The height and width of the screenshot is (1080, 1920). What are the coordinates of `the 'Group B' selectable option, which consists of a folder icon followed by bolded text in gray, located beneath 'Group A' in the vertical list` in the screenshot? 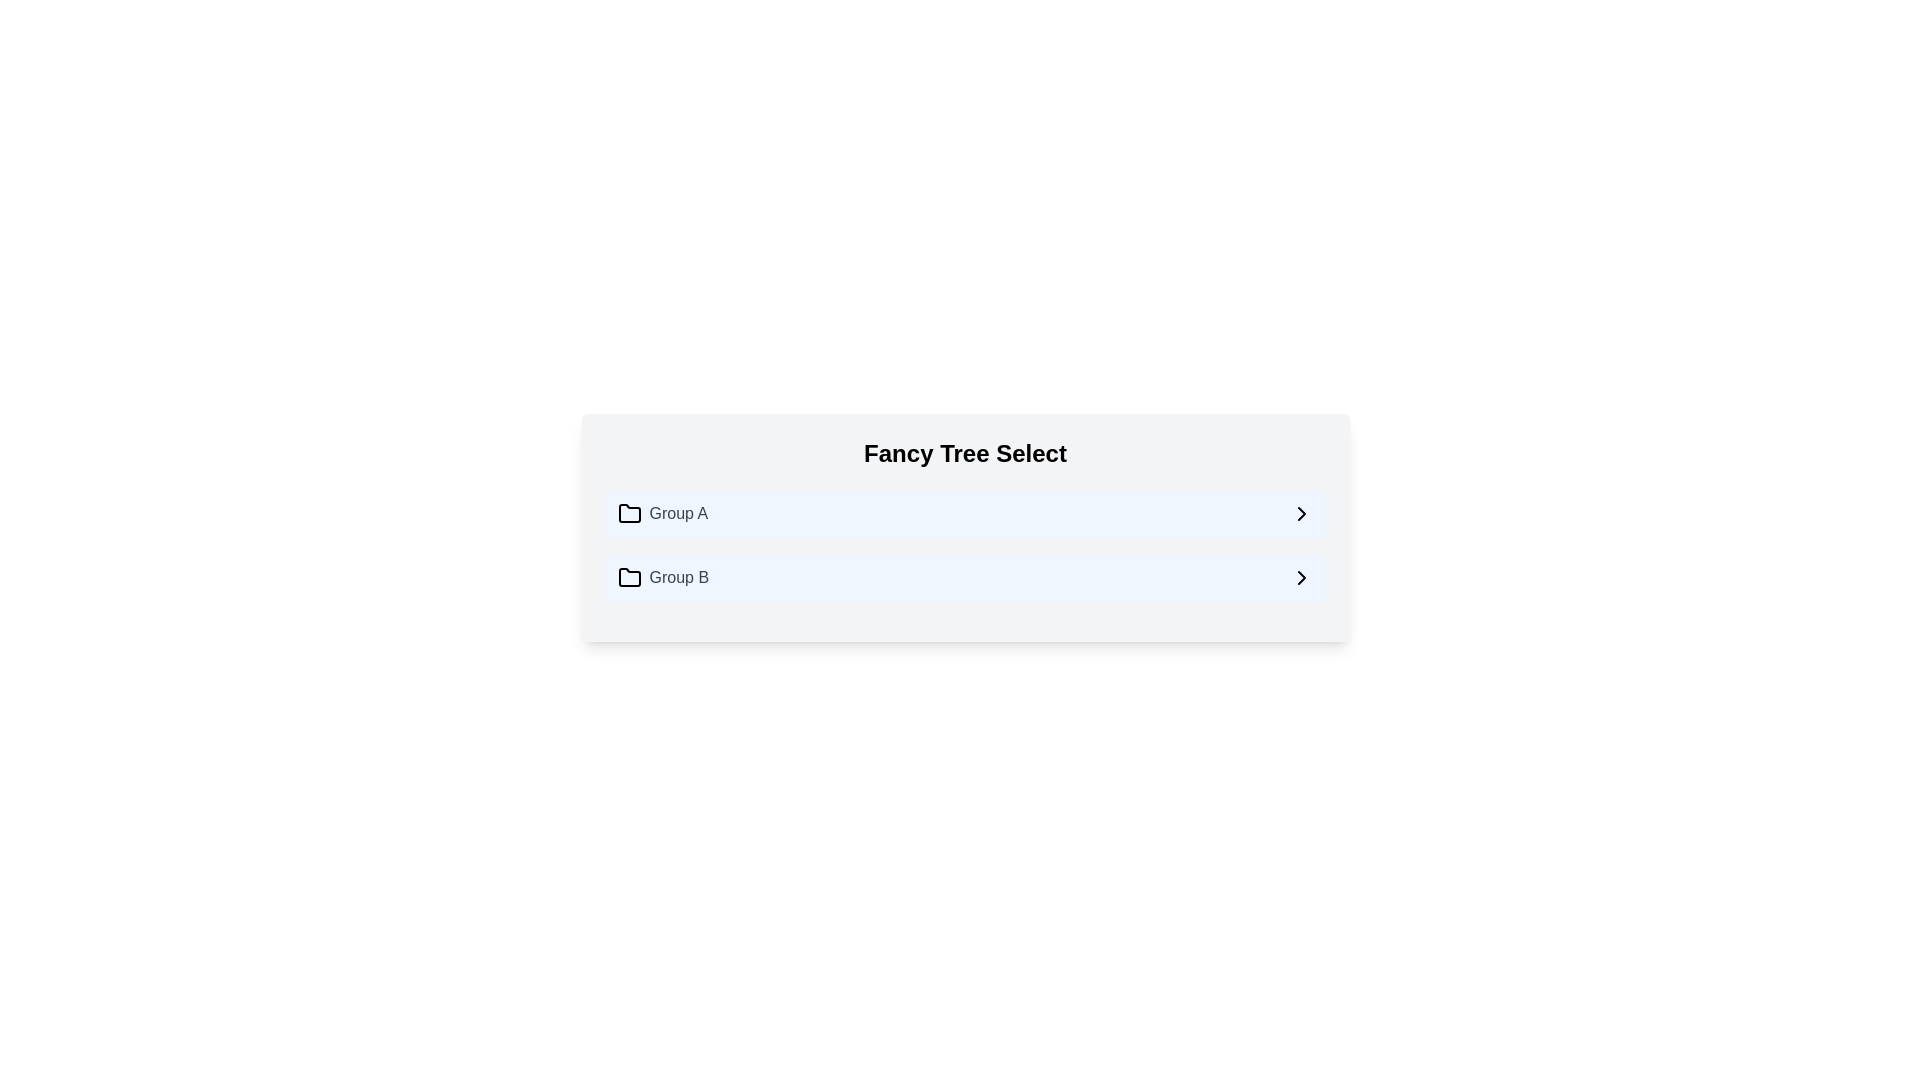 It's located at (662, 578).